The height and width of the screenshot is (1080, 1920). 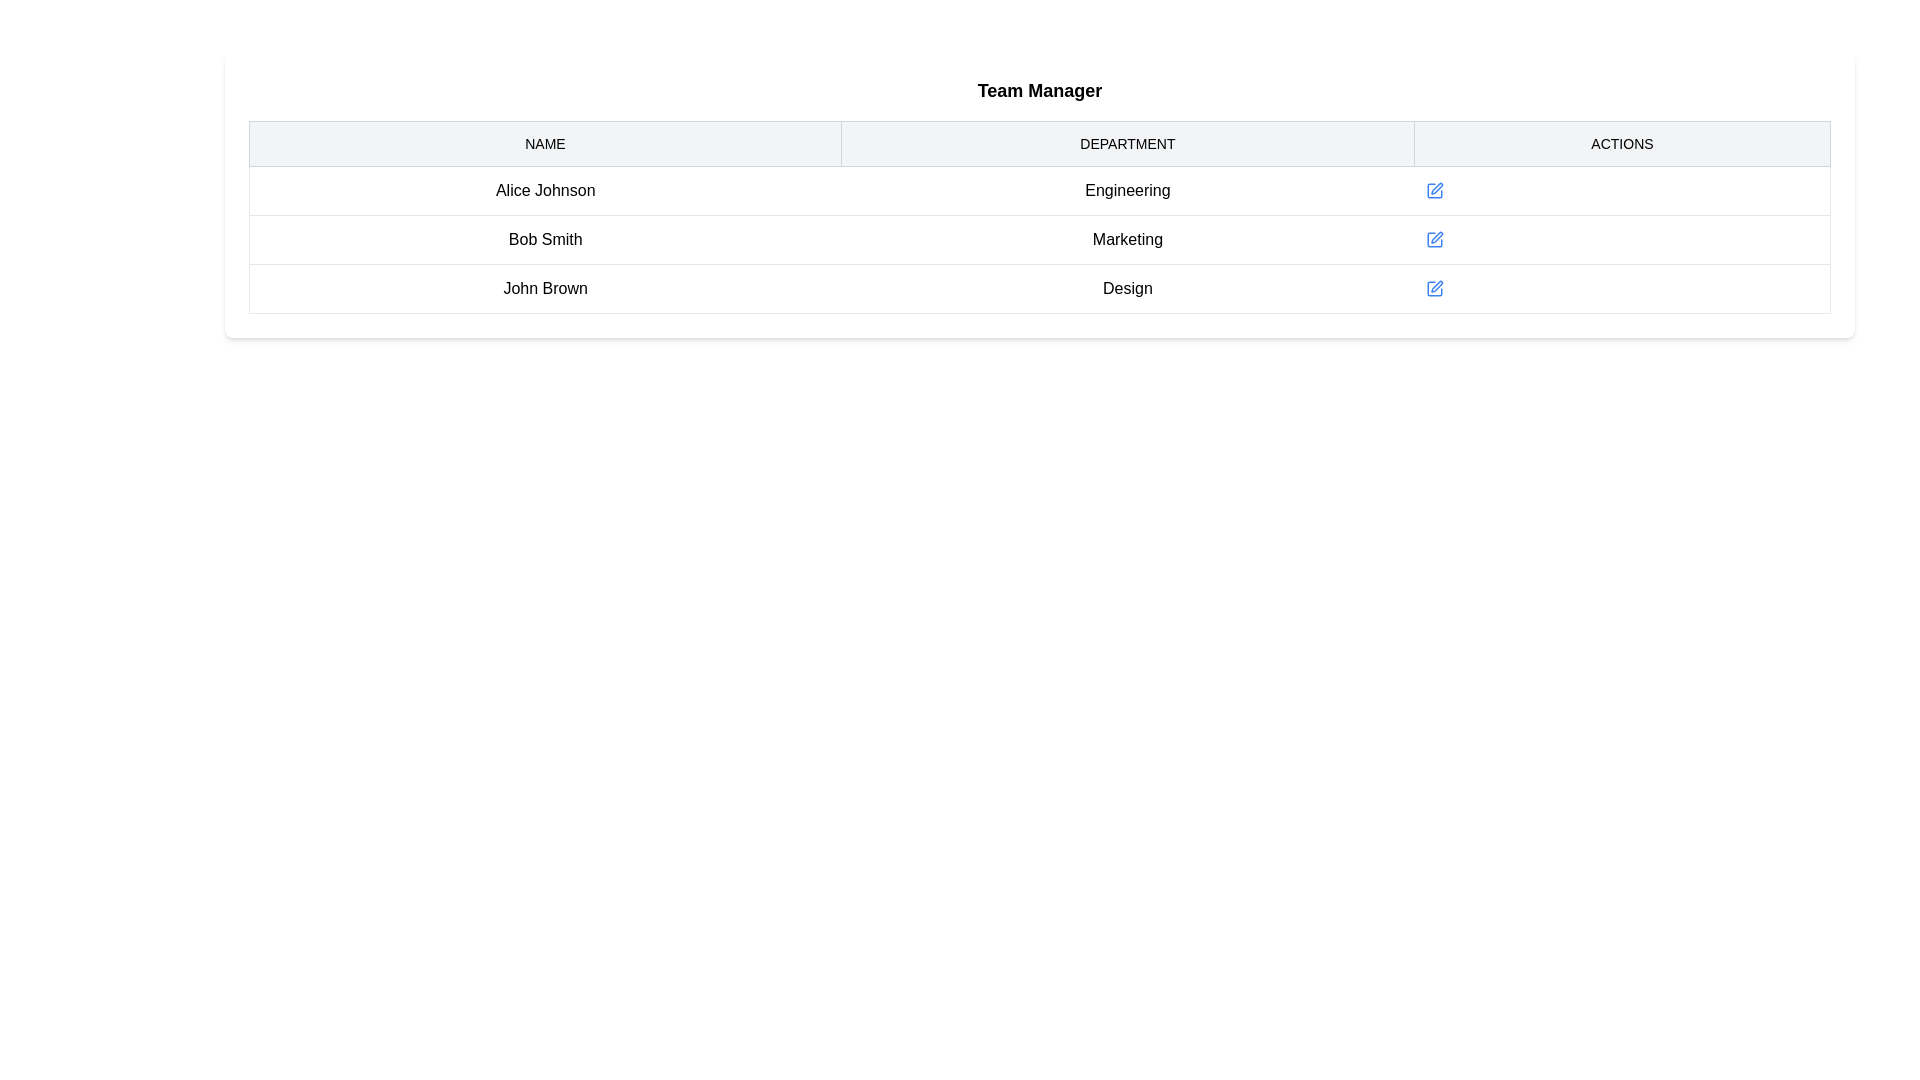 I want to click on the heading text 'Team Manager' which is styled in bold and slightly larger font, located at the top of the card layout containing team-related information, so click(x=1040, y=91).